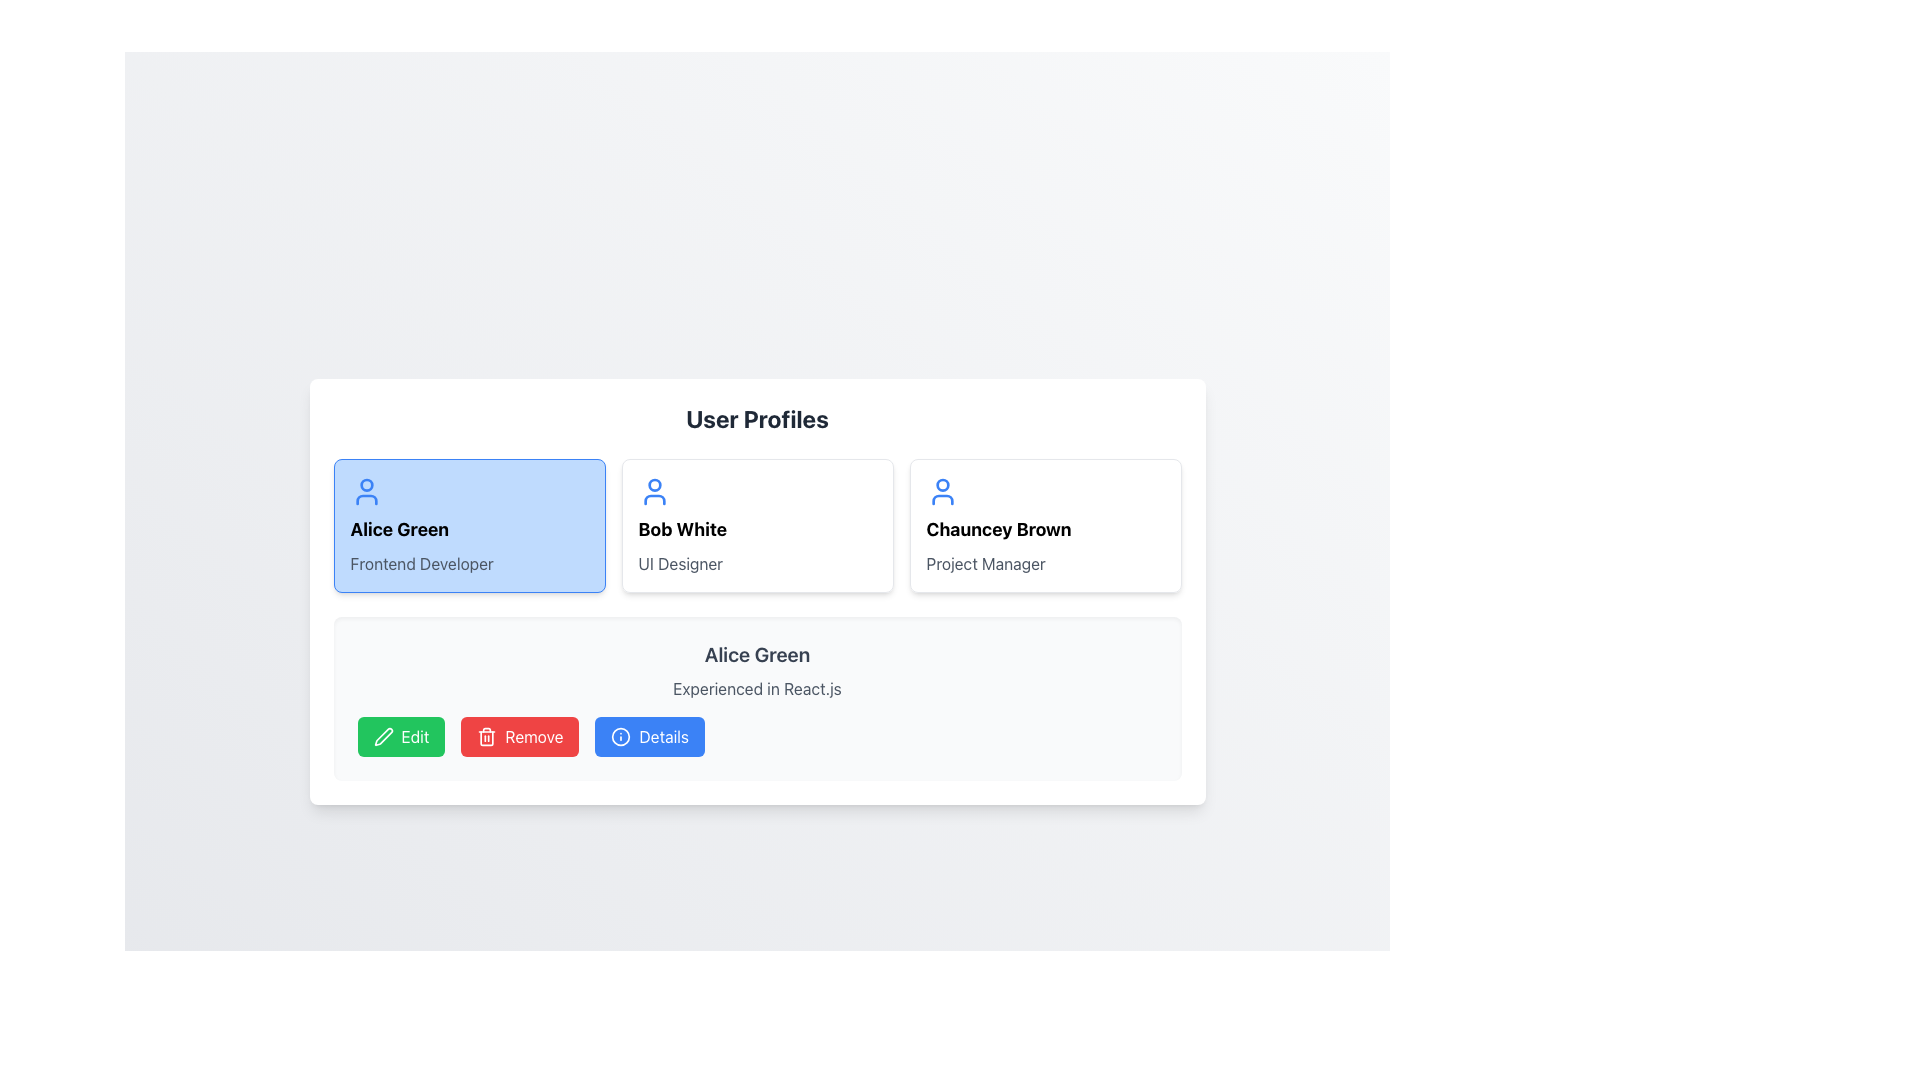  I want to click on the non-interactive text label indicating the professional role of 'Frontend Developer' associated with user 'Alice Green', located within the card below the header 'Alice Green', so click(421, 563).